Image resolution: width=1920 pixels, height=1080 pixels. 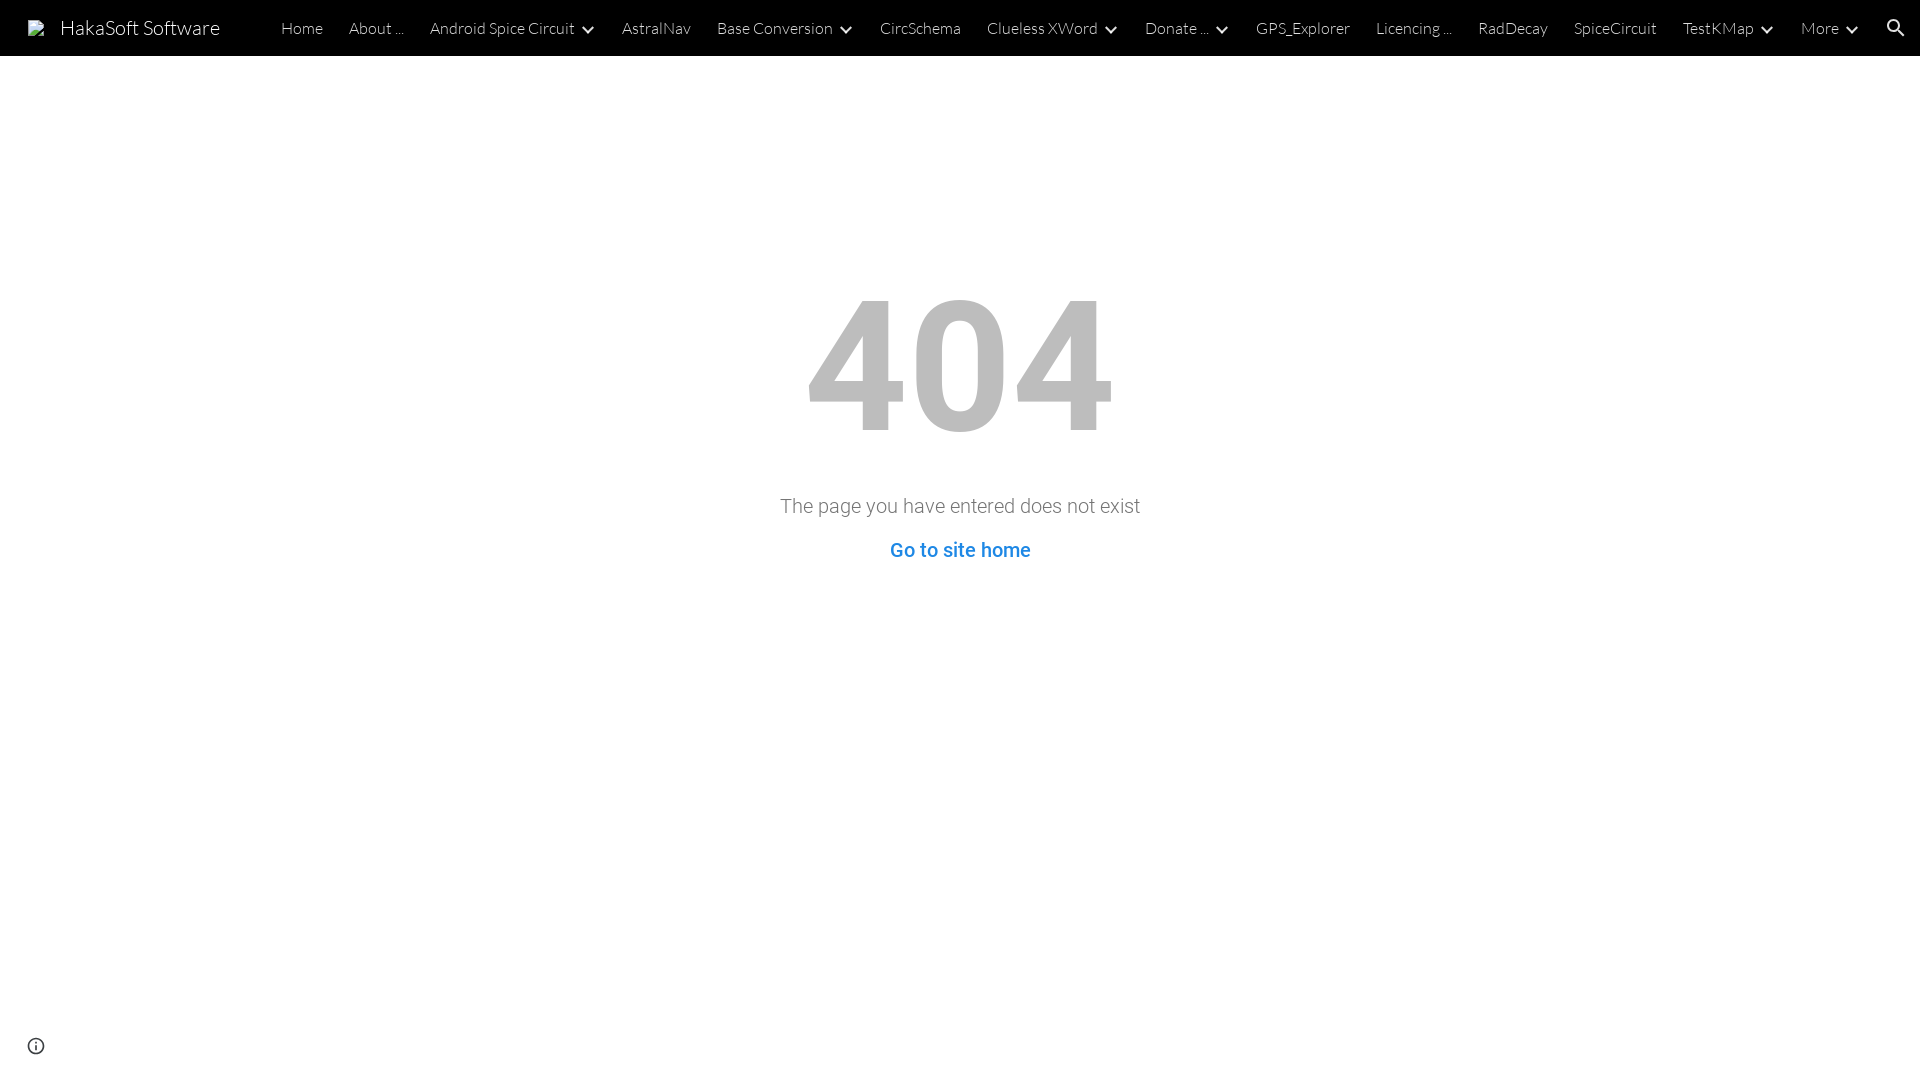 What do you see at coordinates (960, 550) in the screenshot?
I see `'Go to site home'` at bounding box center [960, 550].